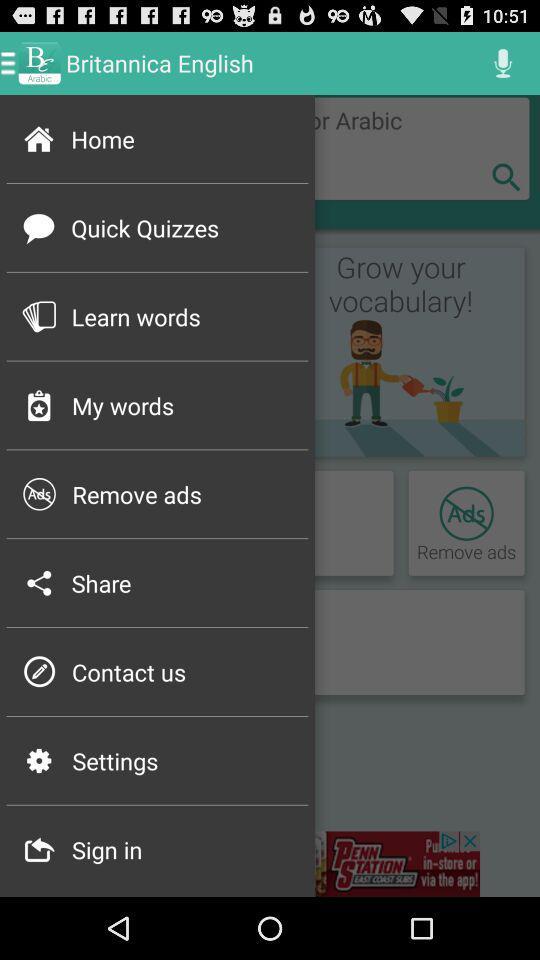  Describe the element at coordinates (39, 493) in the screenshot. I see `app next to the remove ads` at that location.